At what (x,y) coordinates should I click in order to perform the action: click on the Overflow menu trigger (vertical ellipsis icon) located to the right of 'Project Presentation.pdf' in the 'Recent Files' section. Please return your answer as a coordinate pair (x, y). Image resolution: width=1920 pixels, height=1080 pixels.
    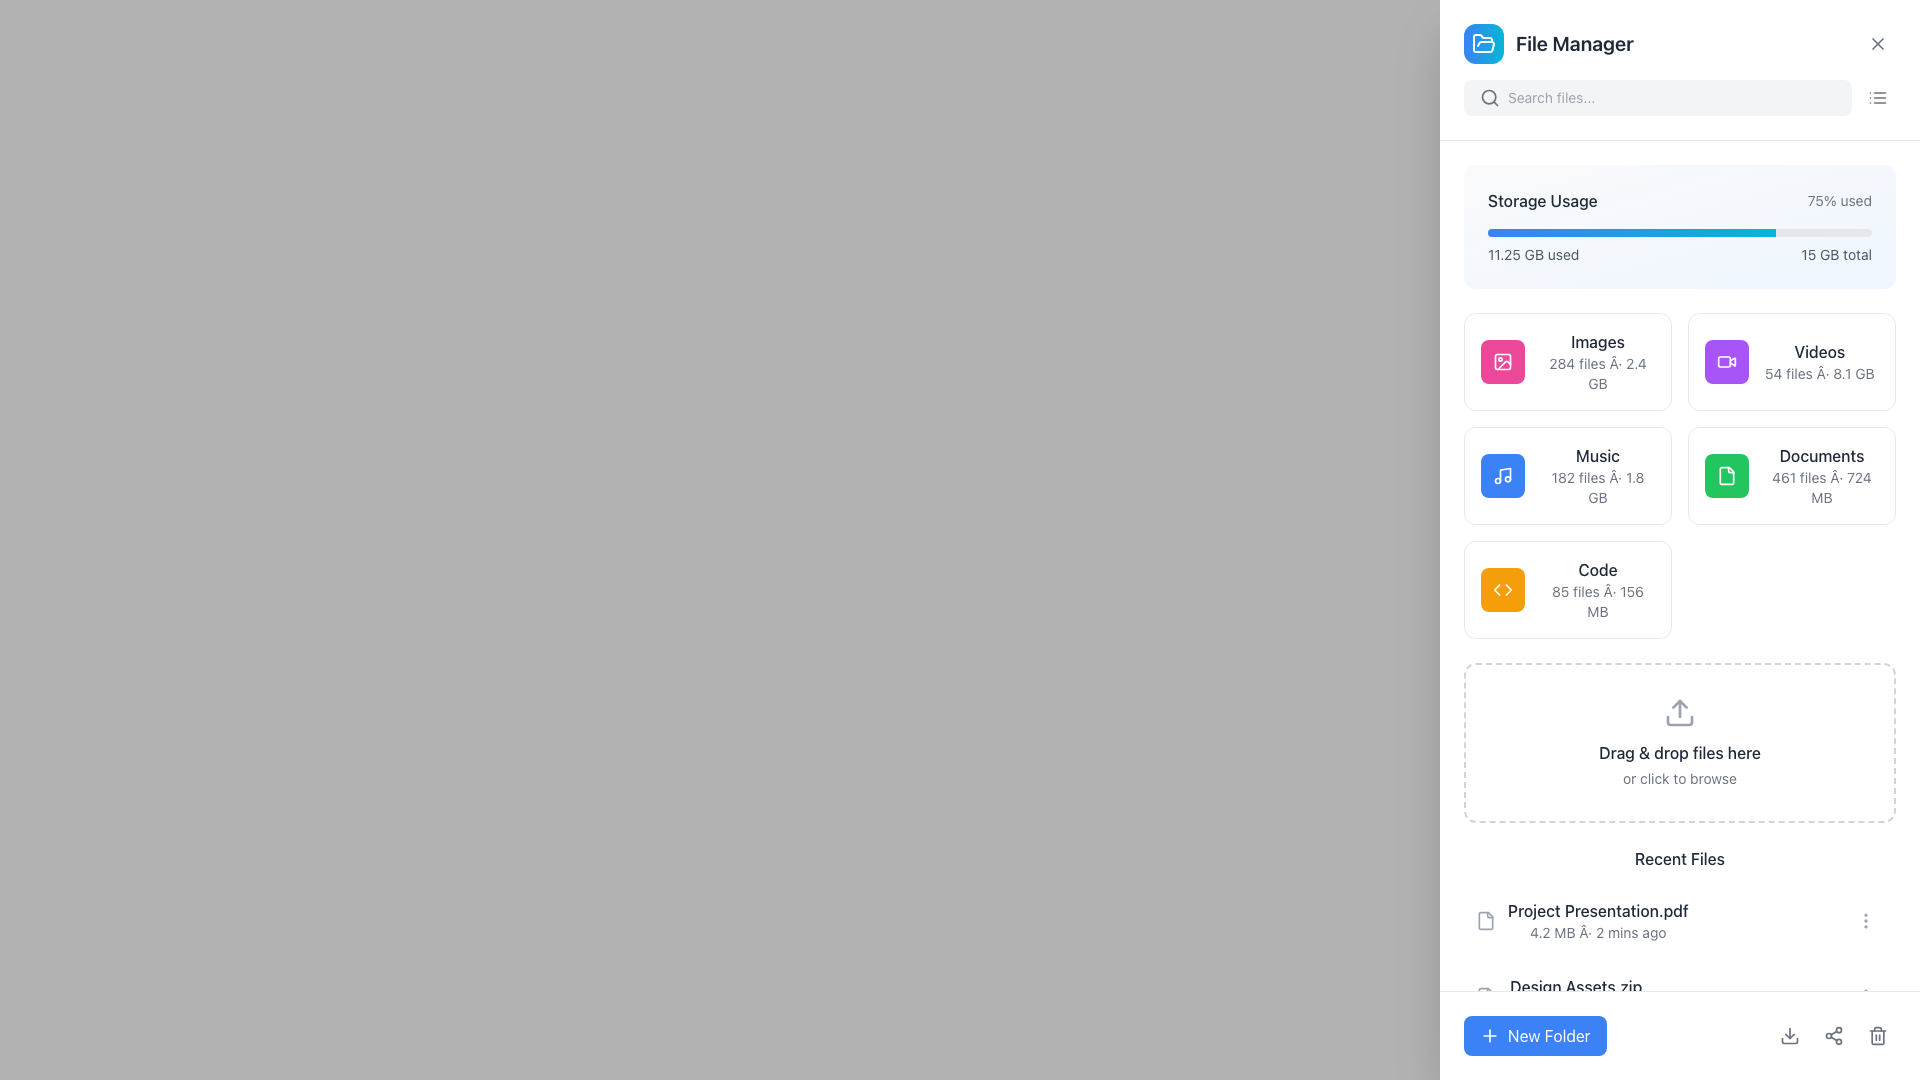
    Looking at the image, I should click on (1865, 921).